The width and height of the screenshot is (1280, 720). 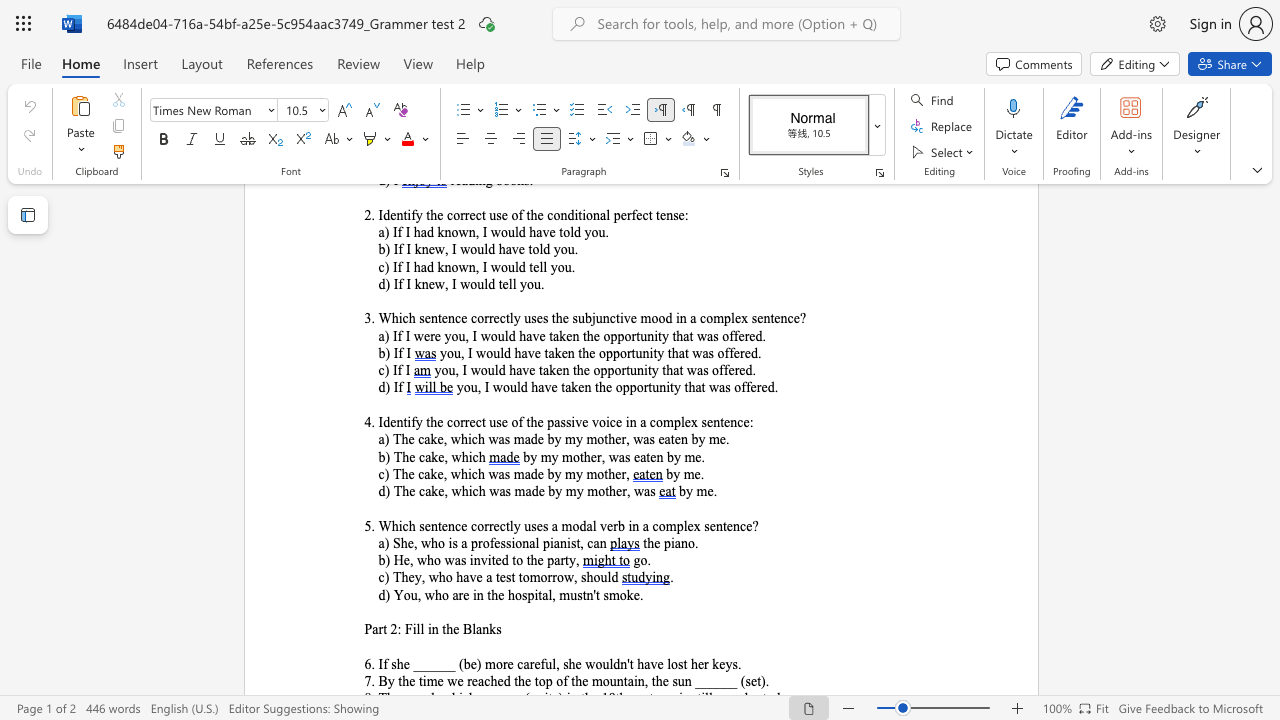 What do you see at coordinates (623, 457) in the screenshot?
I see `the space between the continuous character "a" and "s" in the text` at bounding box center [623, 457].